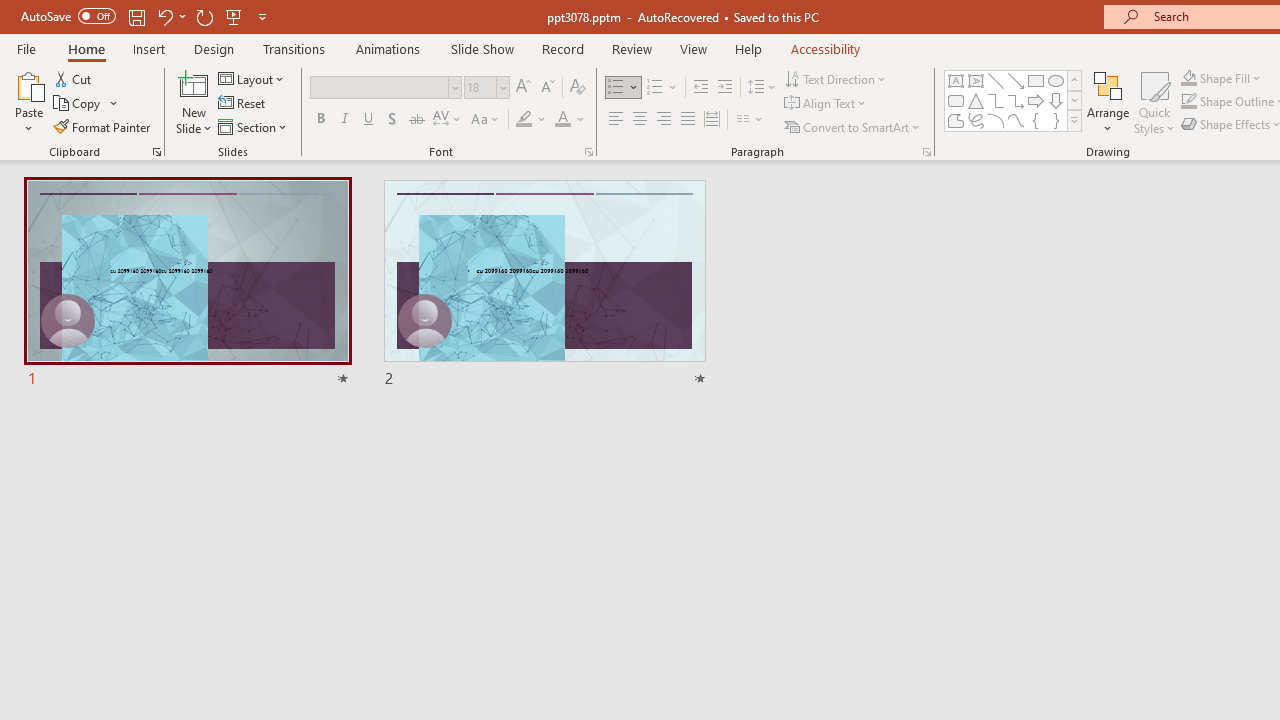 This screenshot has width=1280, height=720. Describe the element at coordinates (576, 86) in the screenshot. I see `'Clear Formatting'` at that location.